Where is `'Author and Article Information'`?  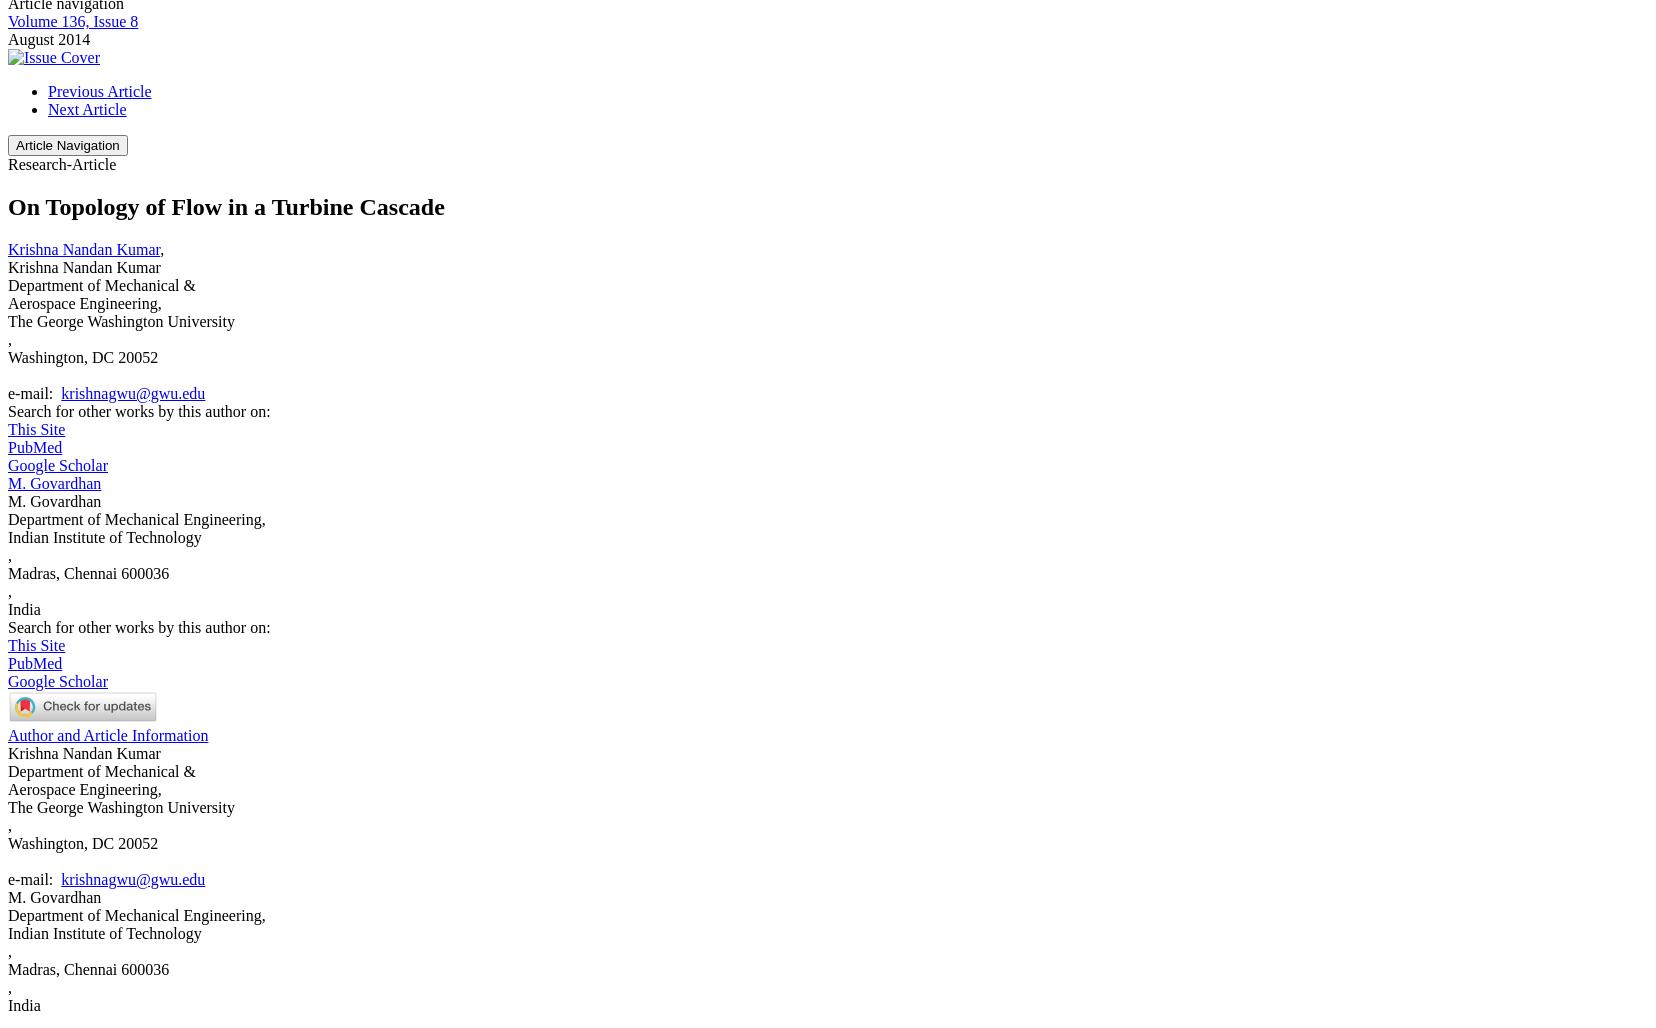
'Author and Article Information' is located at coordinates (106, 734).